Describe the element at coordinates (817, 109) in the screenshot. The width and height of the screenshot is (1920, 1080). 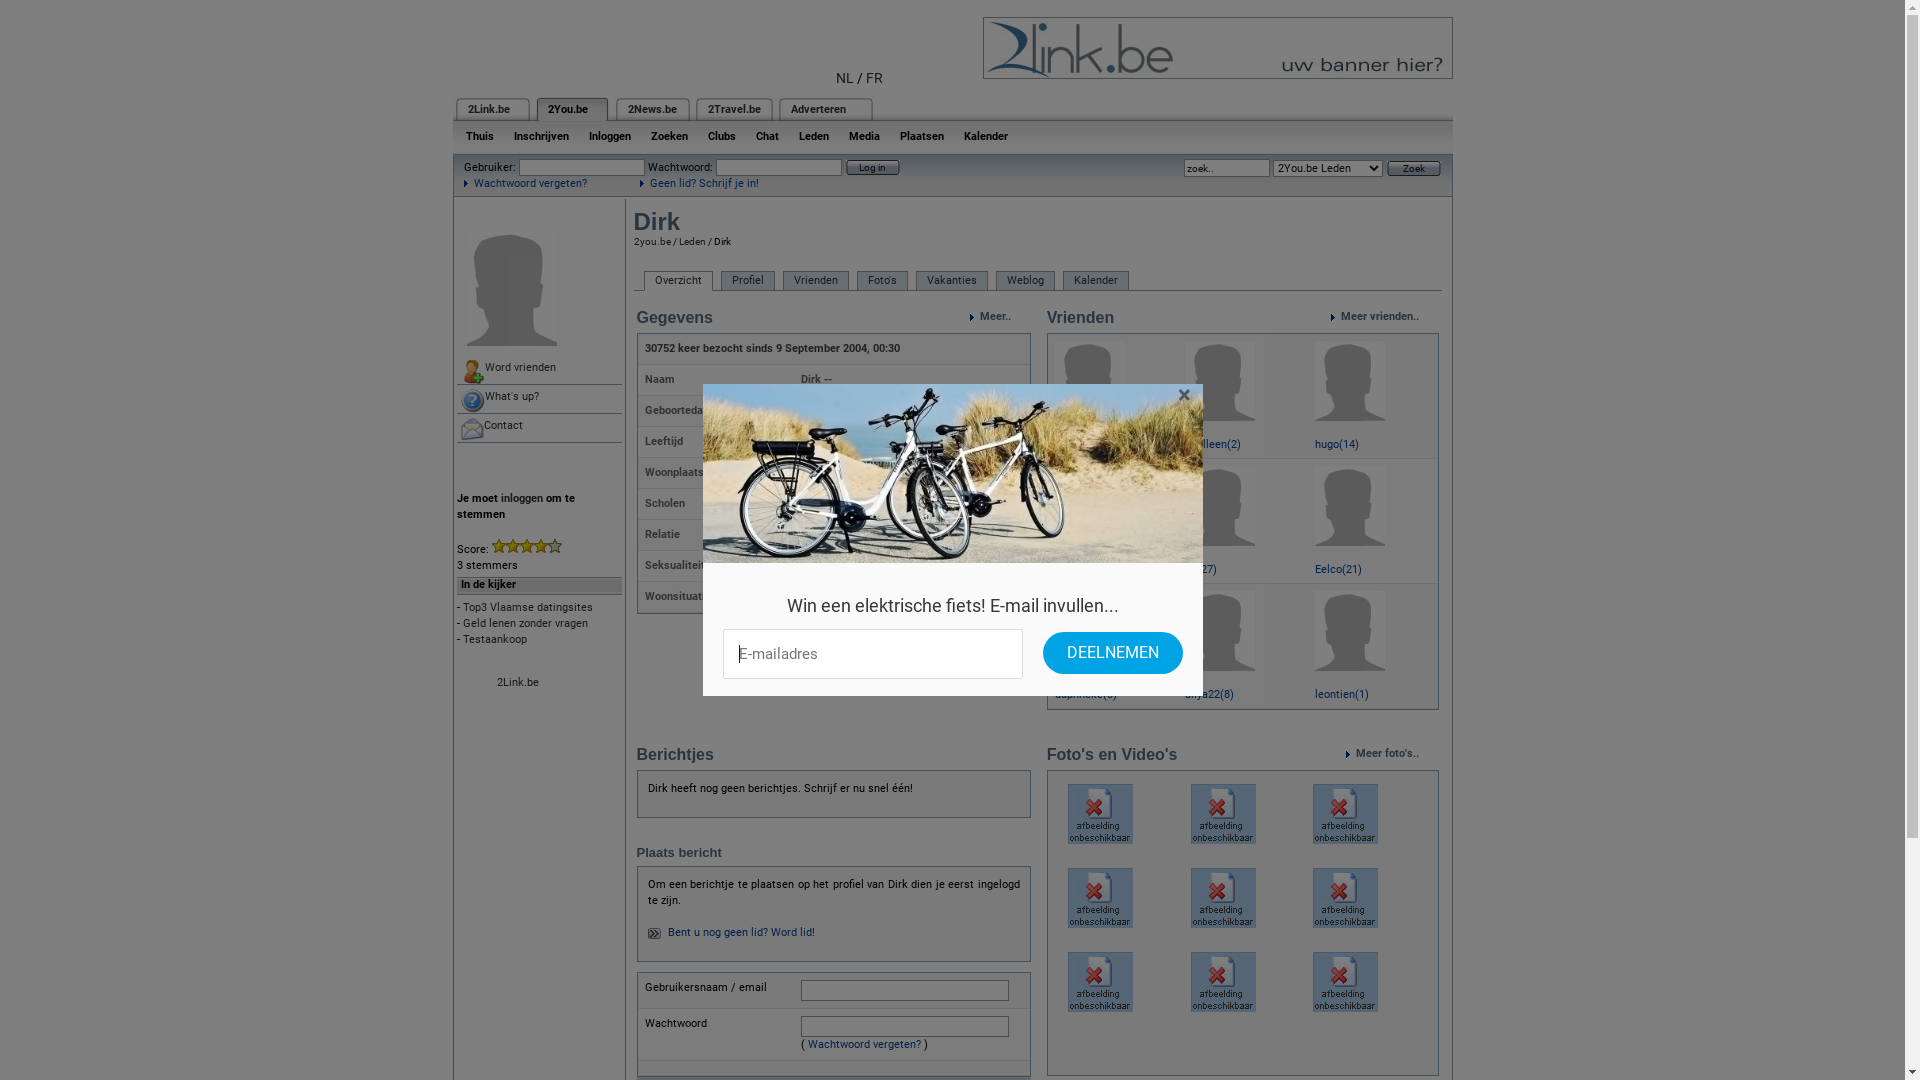
I see `'Adverteren'` at that location.